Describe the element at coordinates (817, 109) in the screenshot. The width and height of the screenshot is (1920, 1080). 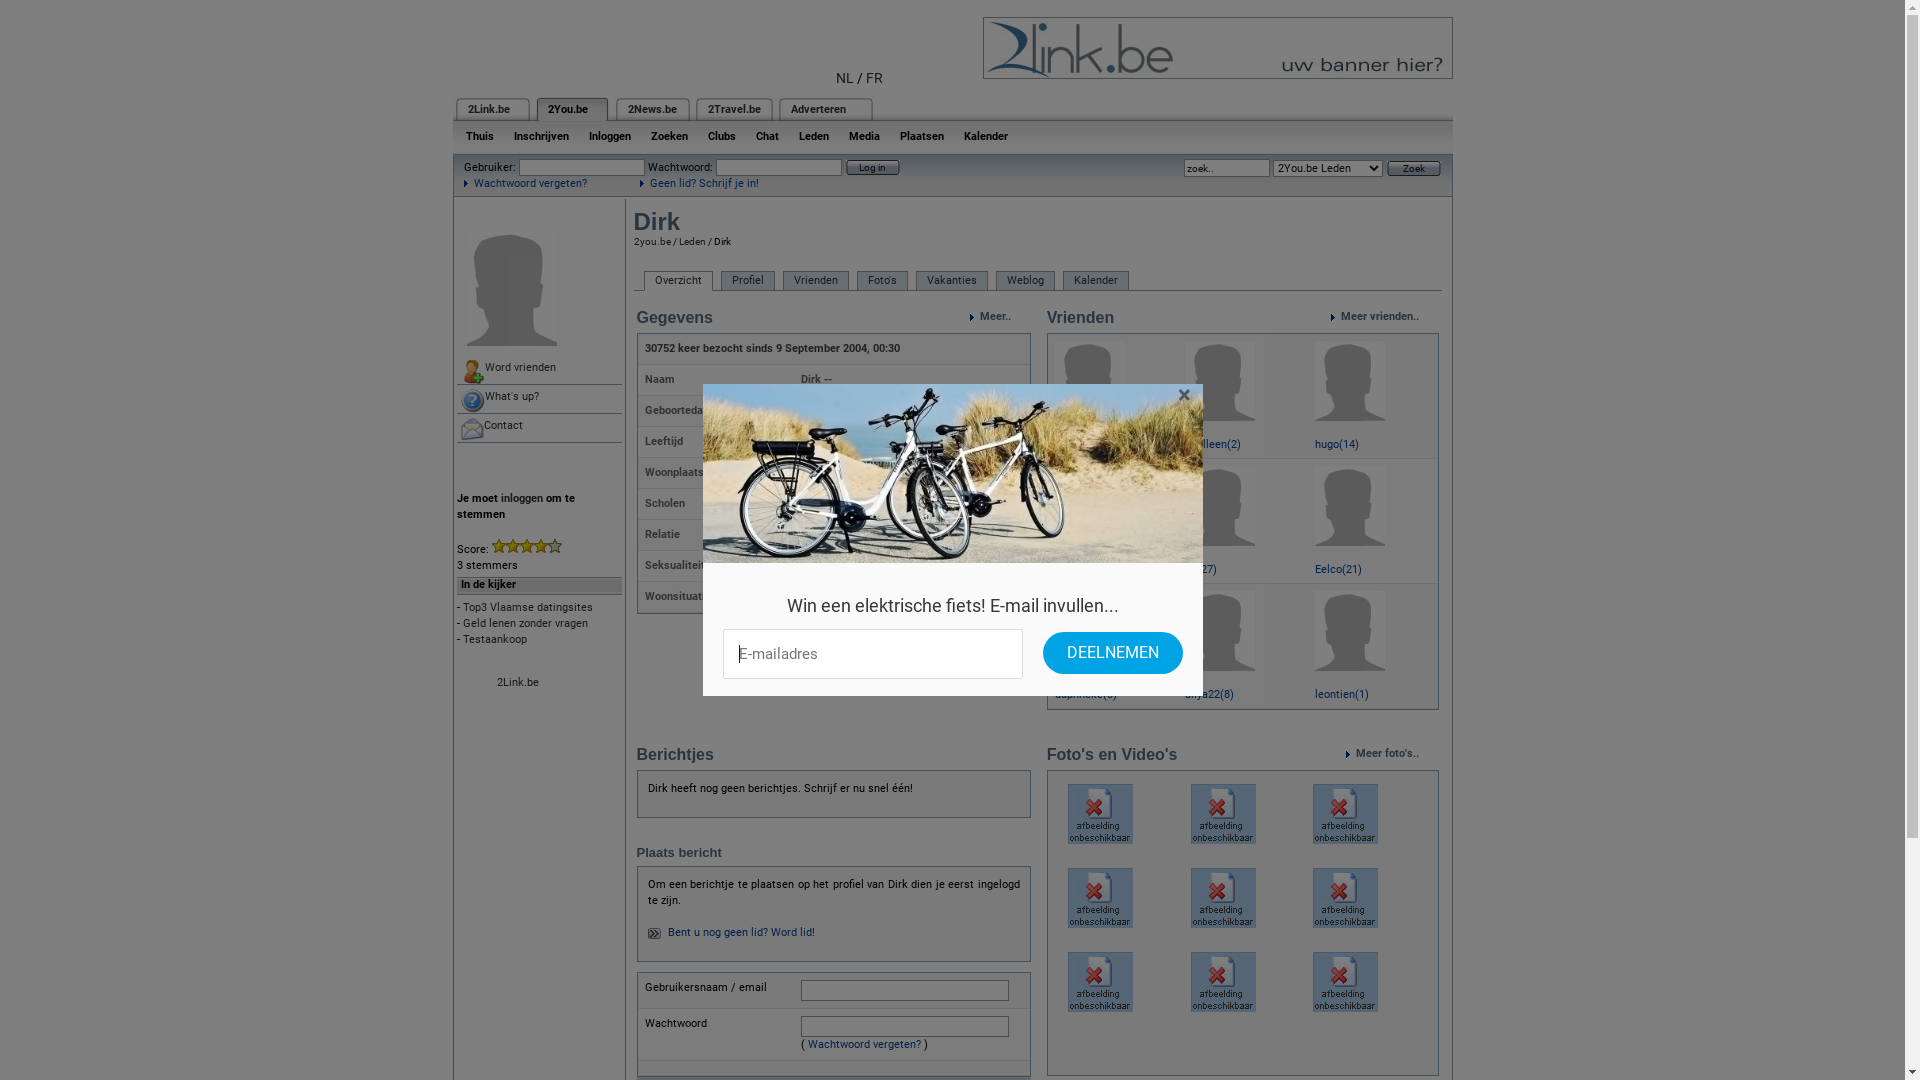
I see `'Adverteren'` at that location.